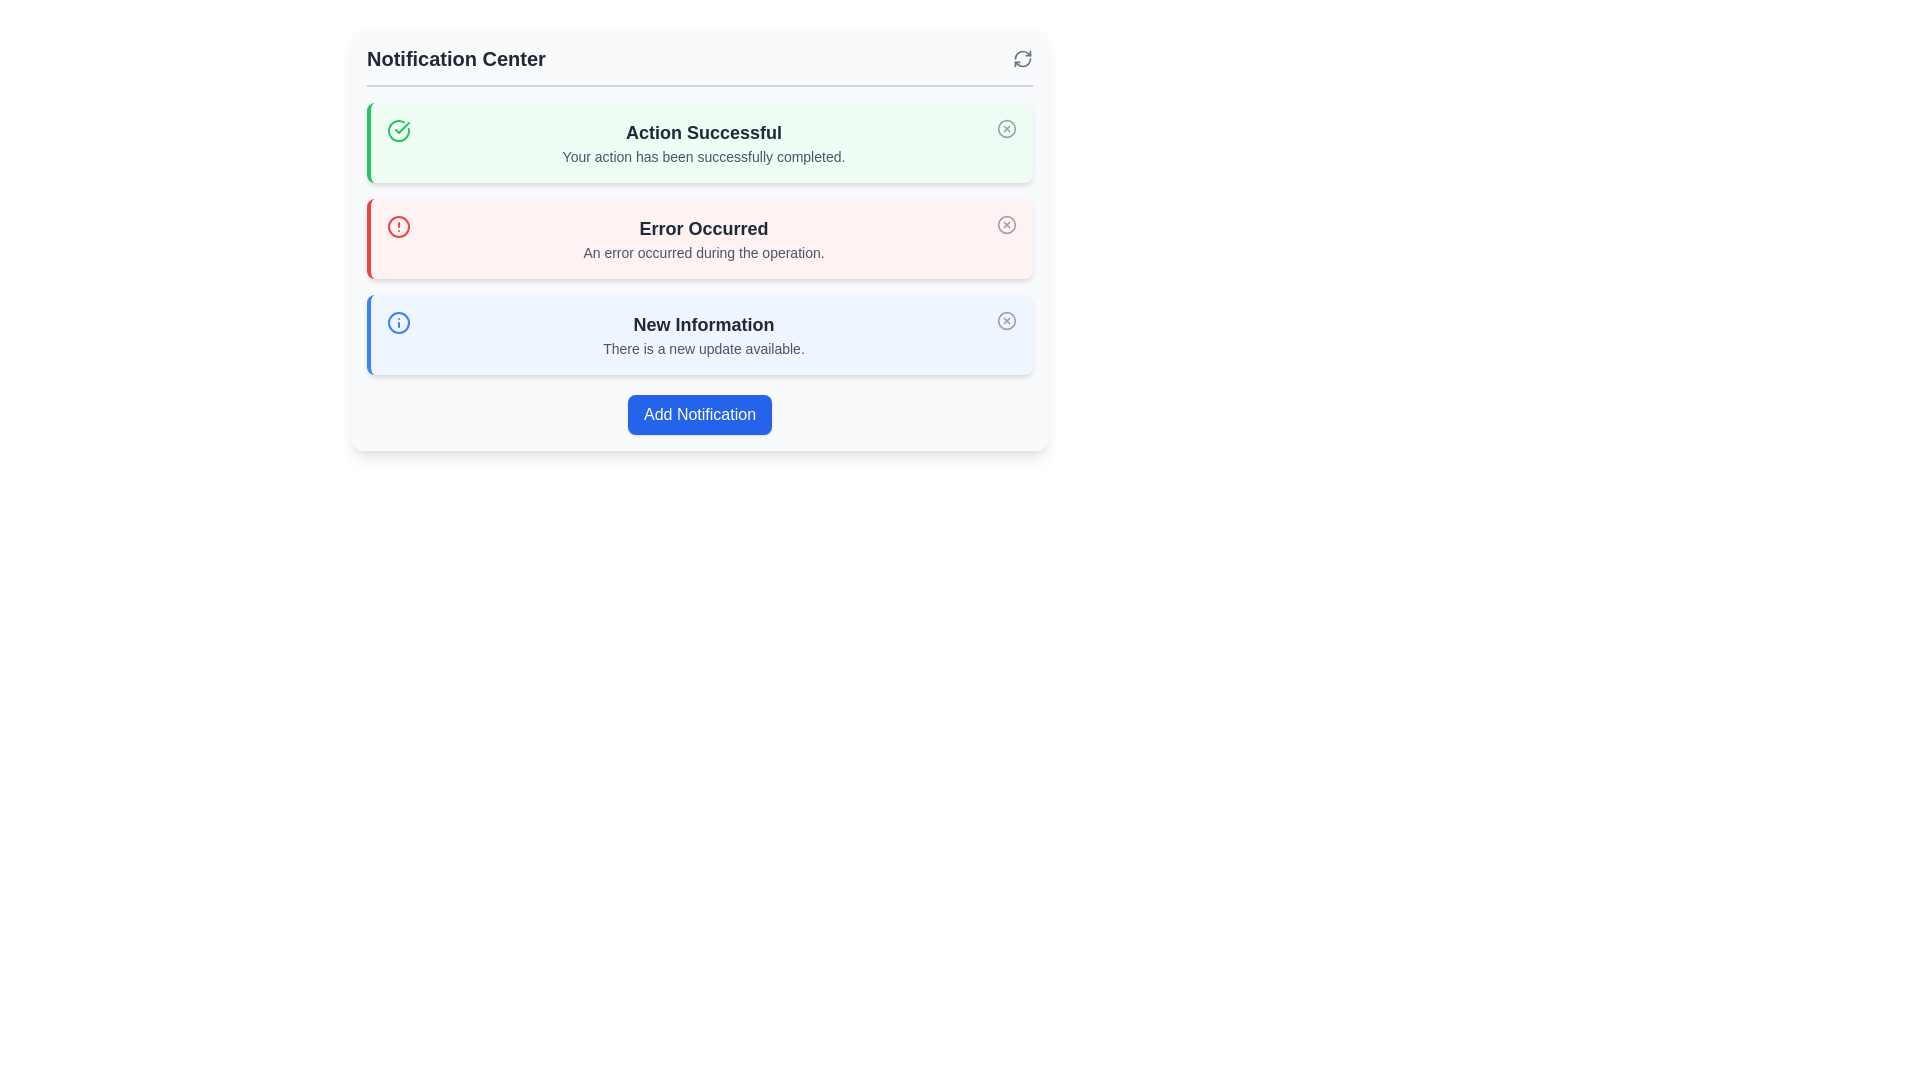 This screenshot has height=1080, width=1920. Describe the element at coordinates (704, 141) in the screenshot. I see `the Notification banner located in the 'Notification Center' section, which is the first notification indicating a successful completion of an action` at that location.